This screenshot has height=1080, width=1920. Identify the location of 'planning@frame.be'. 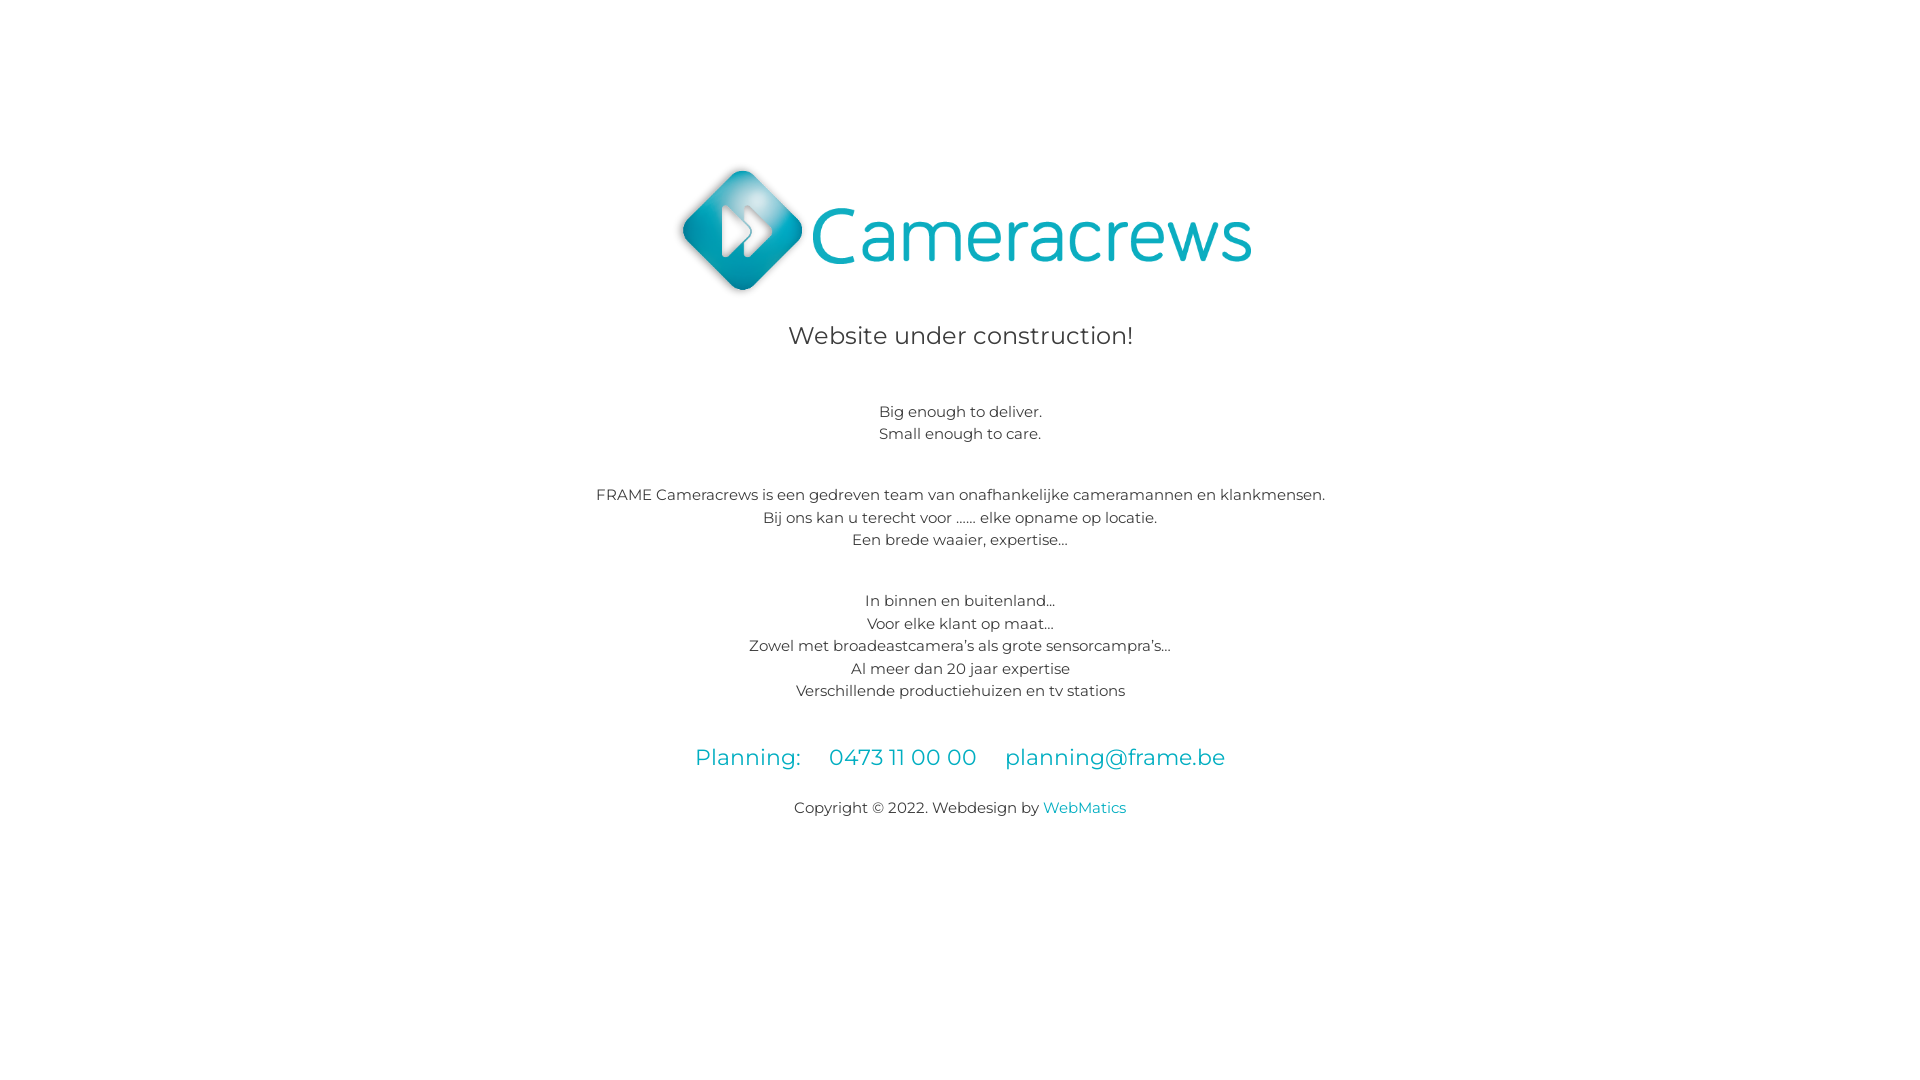
(1113, 757).